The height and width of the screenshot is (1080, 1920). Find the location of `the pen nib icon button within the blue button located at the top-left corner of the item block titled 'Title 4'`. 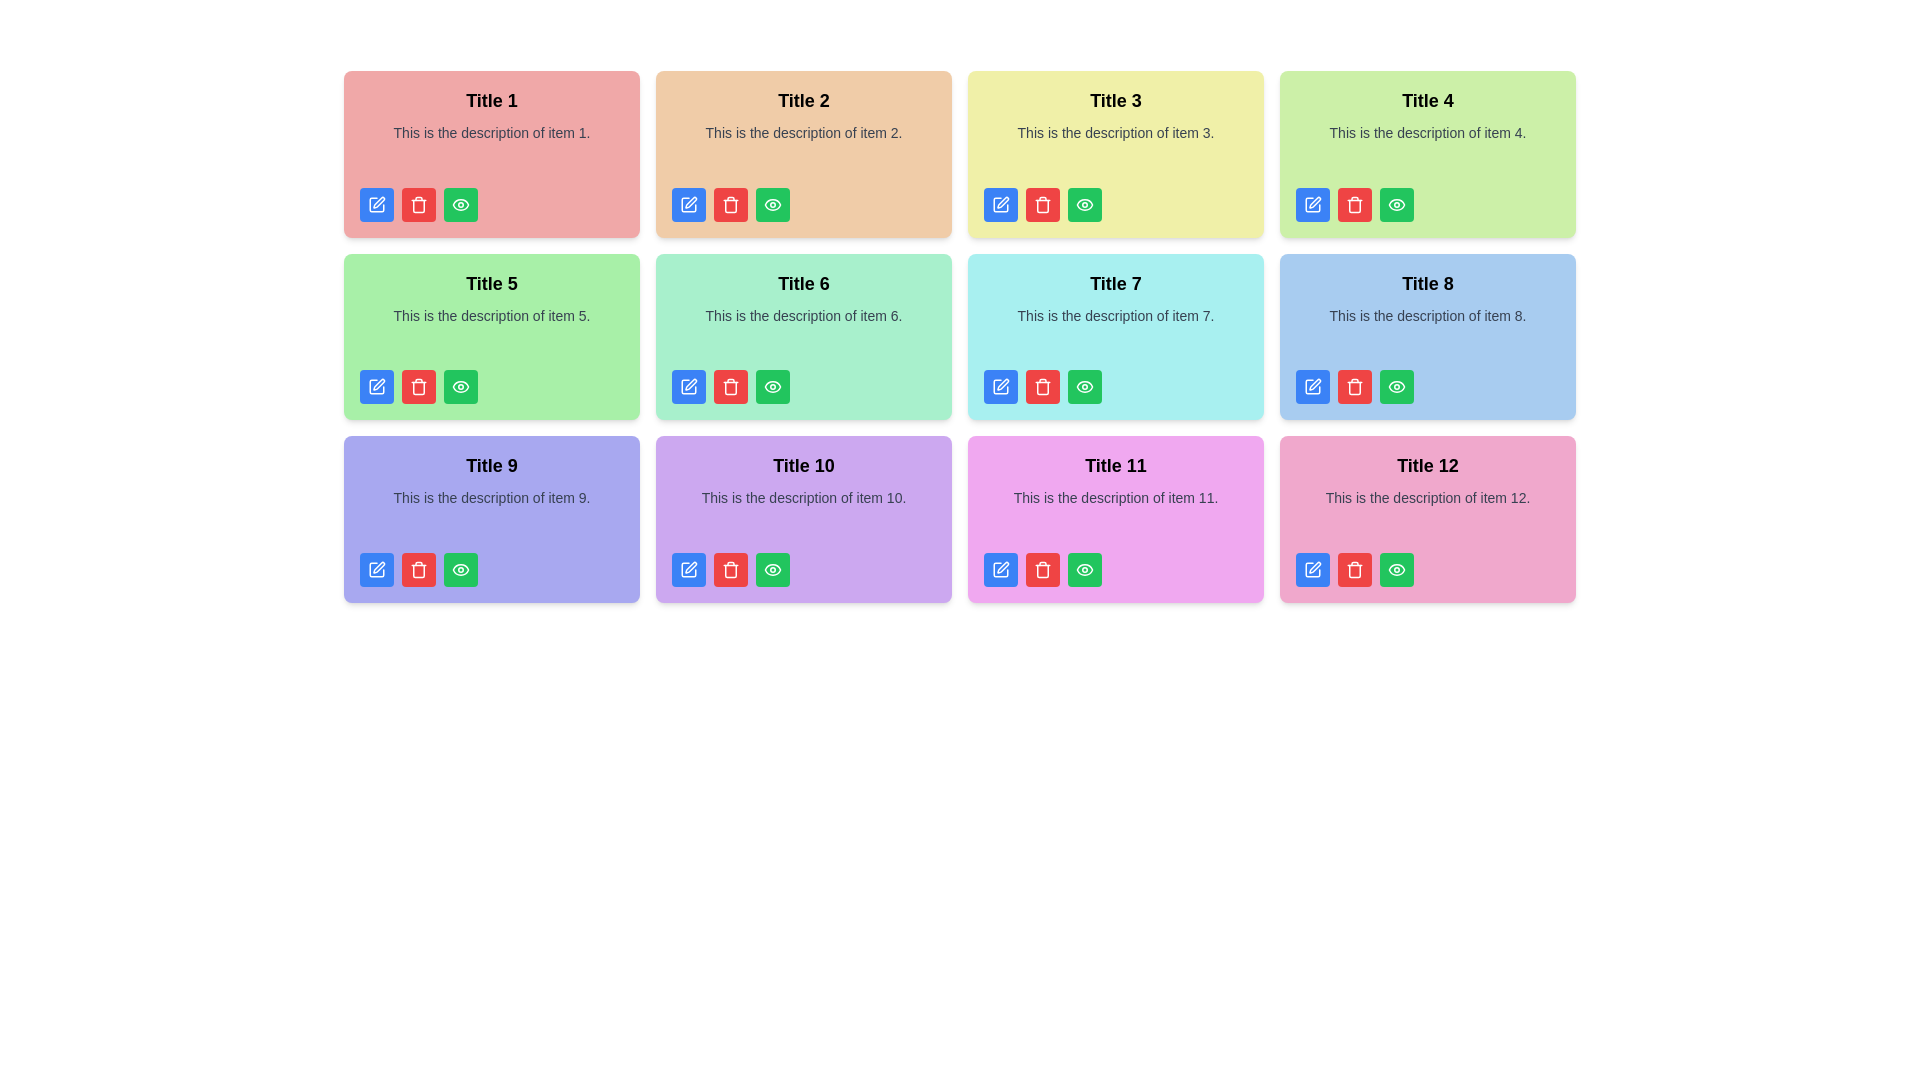

the pen nib icon button within the blue button located at the top-left corner of the item block titled 'Title 4' is located at coordinates (1315, 202).